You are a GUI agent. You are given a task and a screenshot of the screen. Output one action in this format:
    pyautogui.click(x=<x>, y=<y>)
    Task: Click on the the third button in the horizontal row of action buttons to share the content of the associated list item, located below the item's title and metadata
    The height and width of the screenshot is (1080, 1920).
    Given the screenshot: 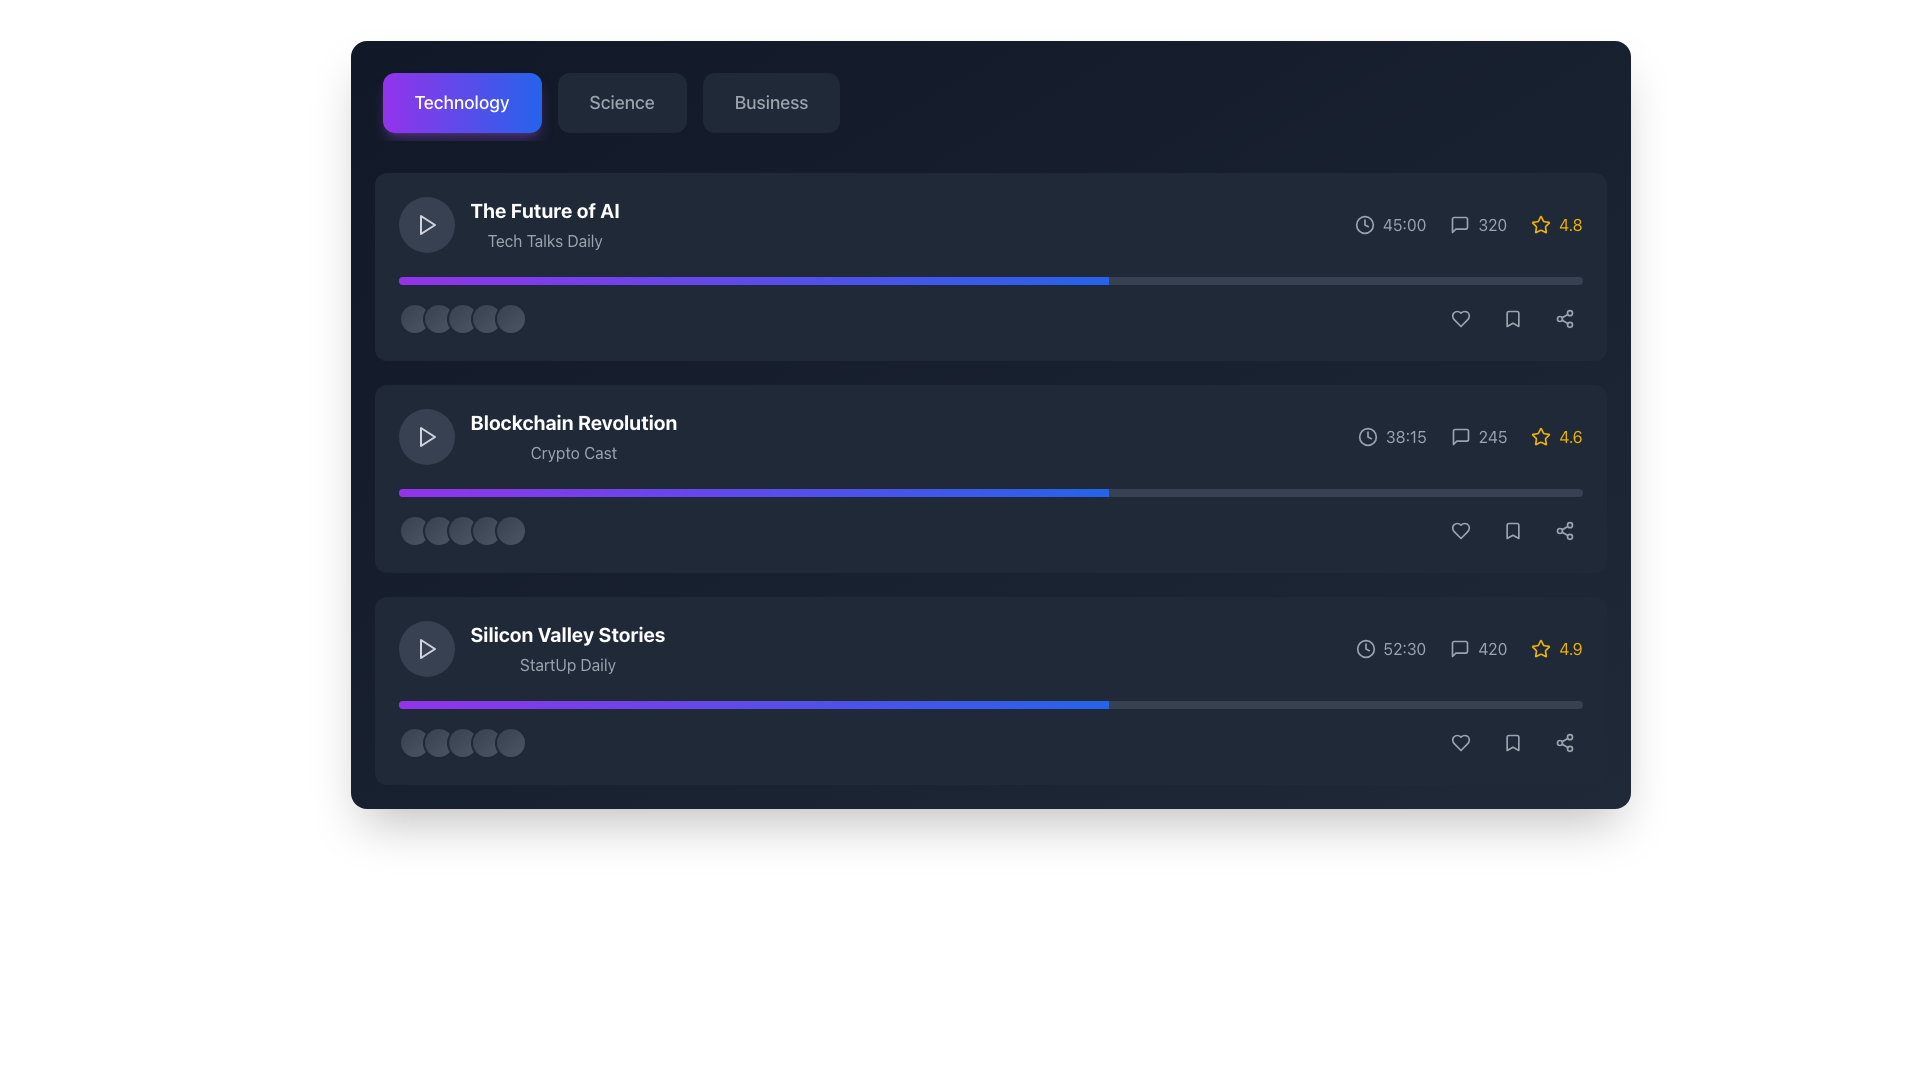 What is the action you would take?
    pyautogui.click(x=1563, y=318)
    